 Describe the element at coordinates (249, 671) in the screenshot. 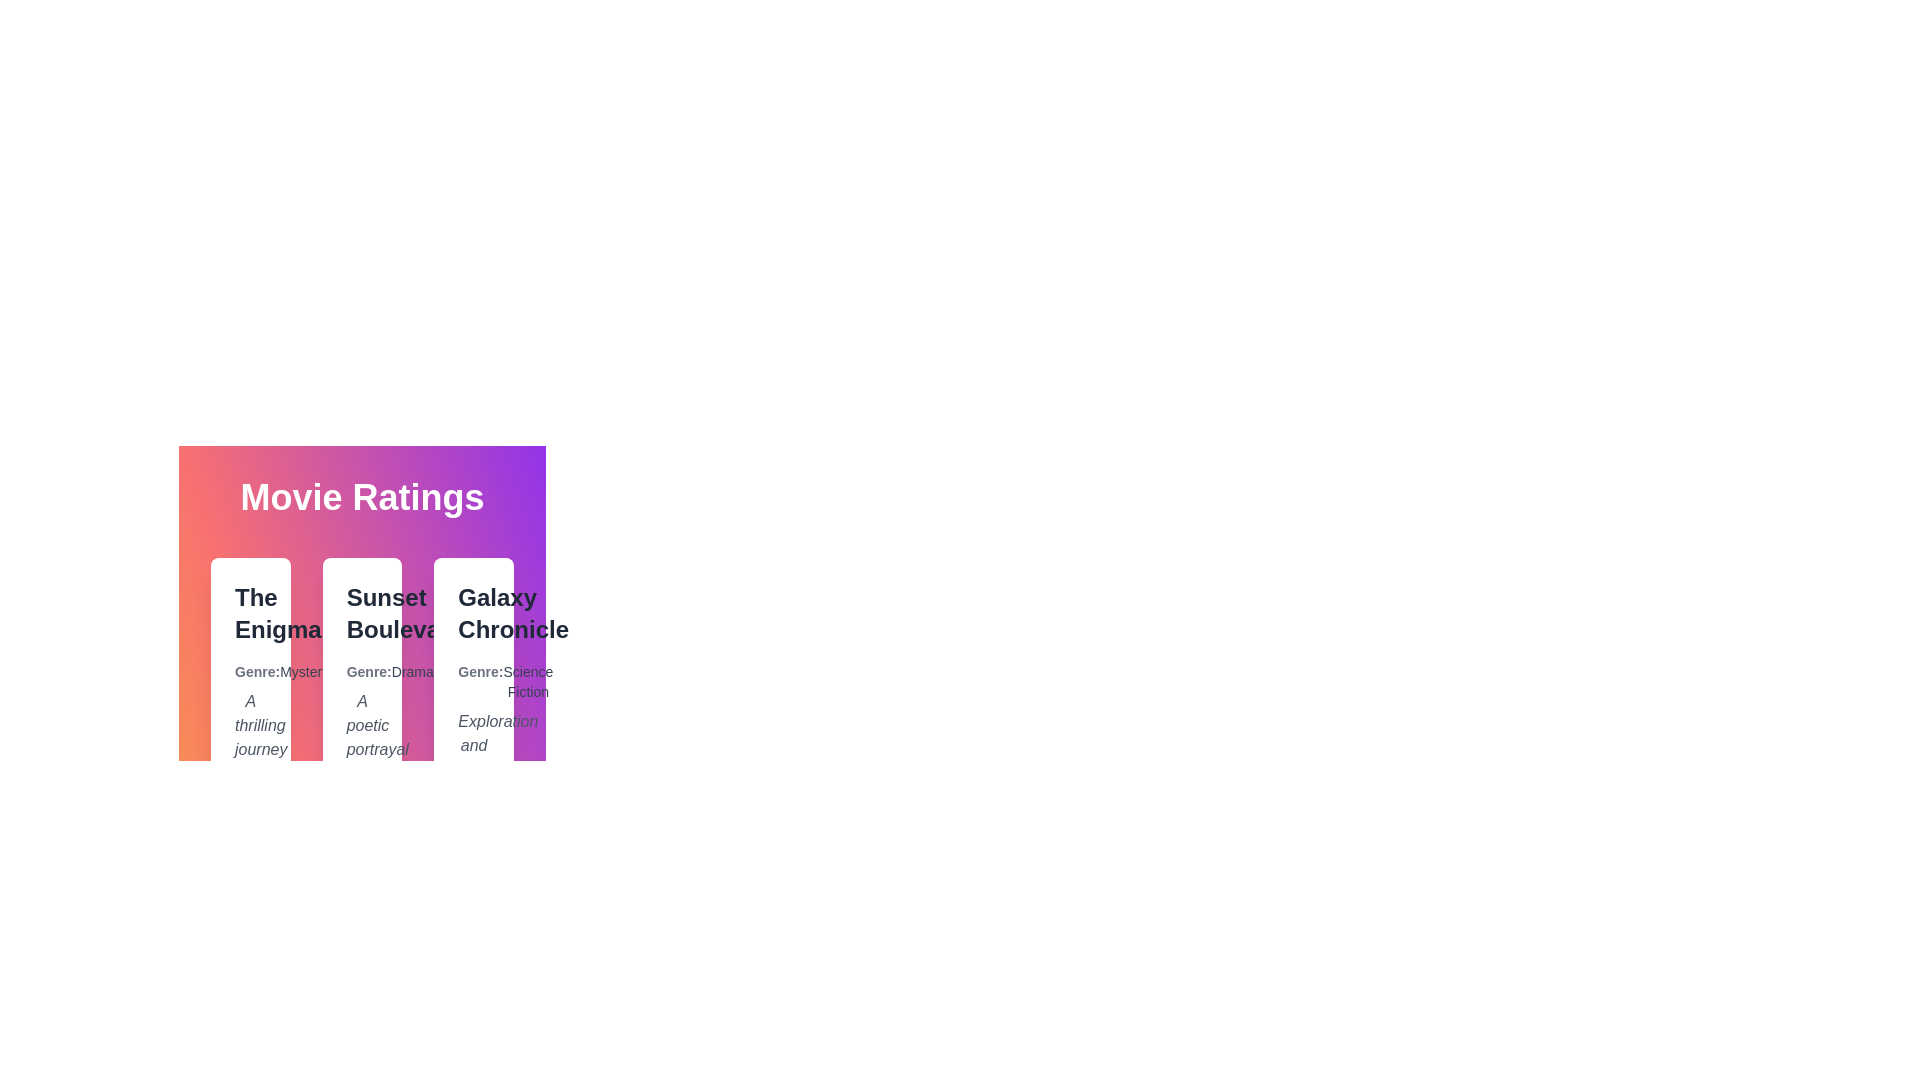

I see `the genre label for The Enigma` at that location.